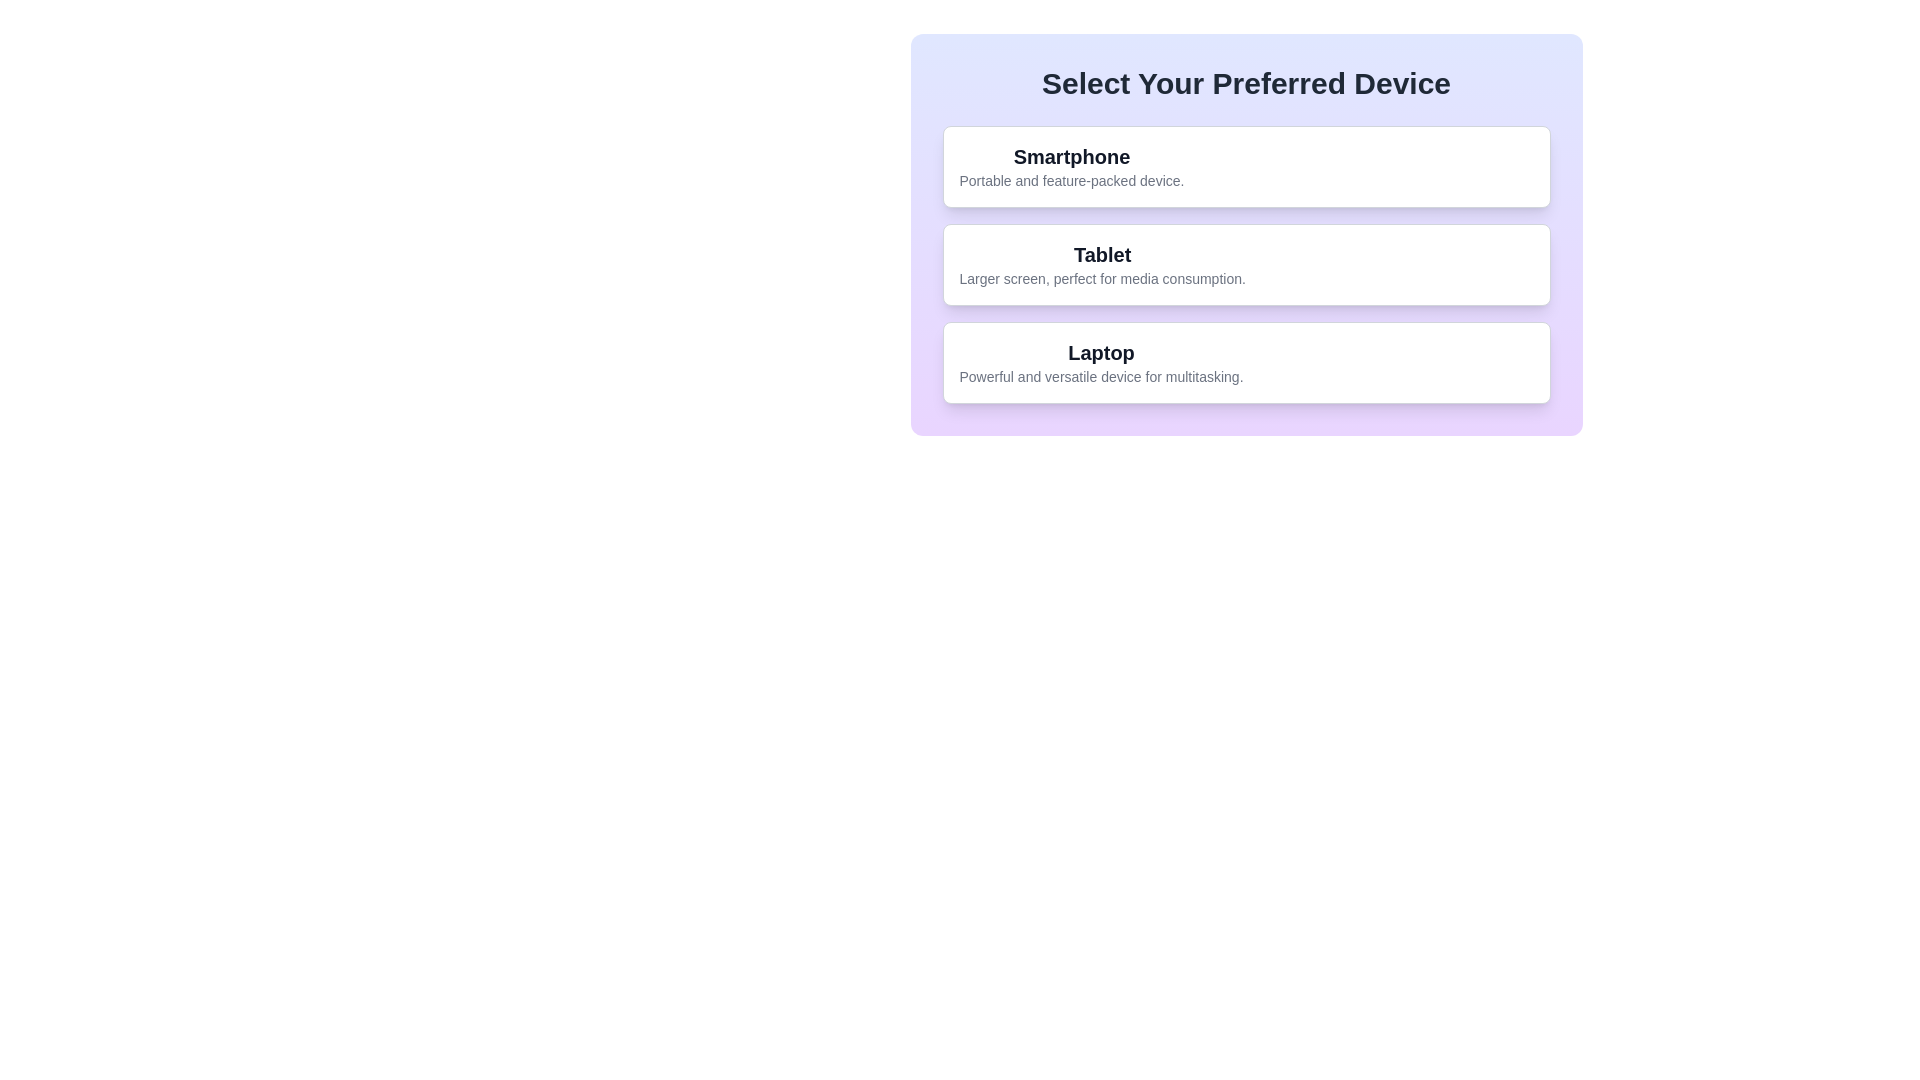  What do you see at coordinates (1100, 352) in the screenshot?
I see `the heading text for 'Laptop'` at bounding box center [1100, 352].